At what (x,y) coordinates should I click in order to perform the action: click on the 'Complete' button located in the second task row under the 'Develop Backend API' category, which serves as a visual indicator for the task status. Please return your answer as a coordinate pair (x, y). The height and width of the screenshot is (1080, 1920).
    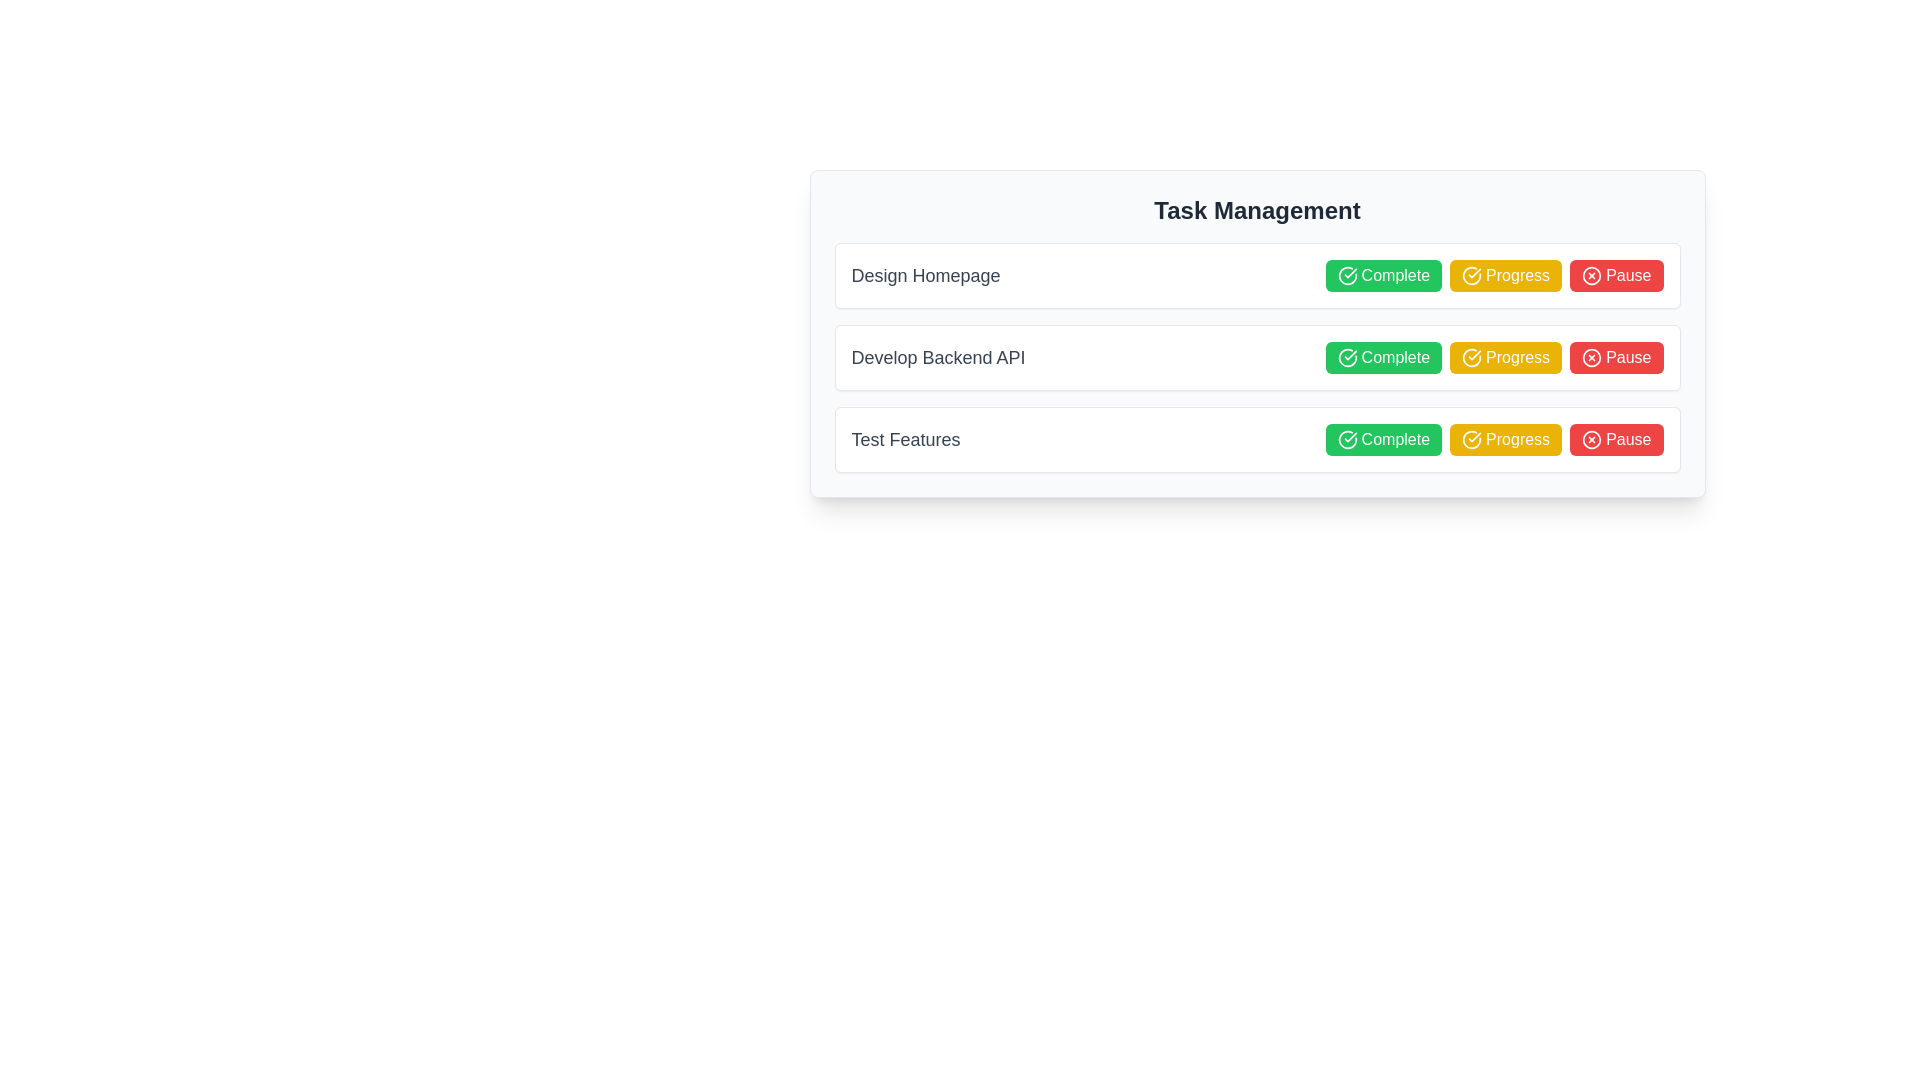
    Looking at the image, I should click on (1347, 357).